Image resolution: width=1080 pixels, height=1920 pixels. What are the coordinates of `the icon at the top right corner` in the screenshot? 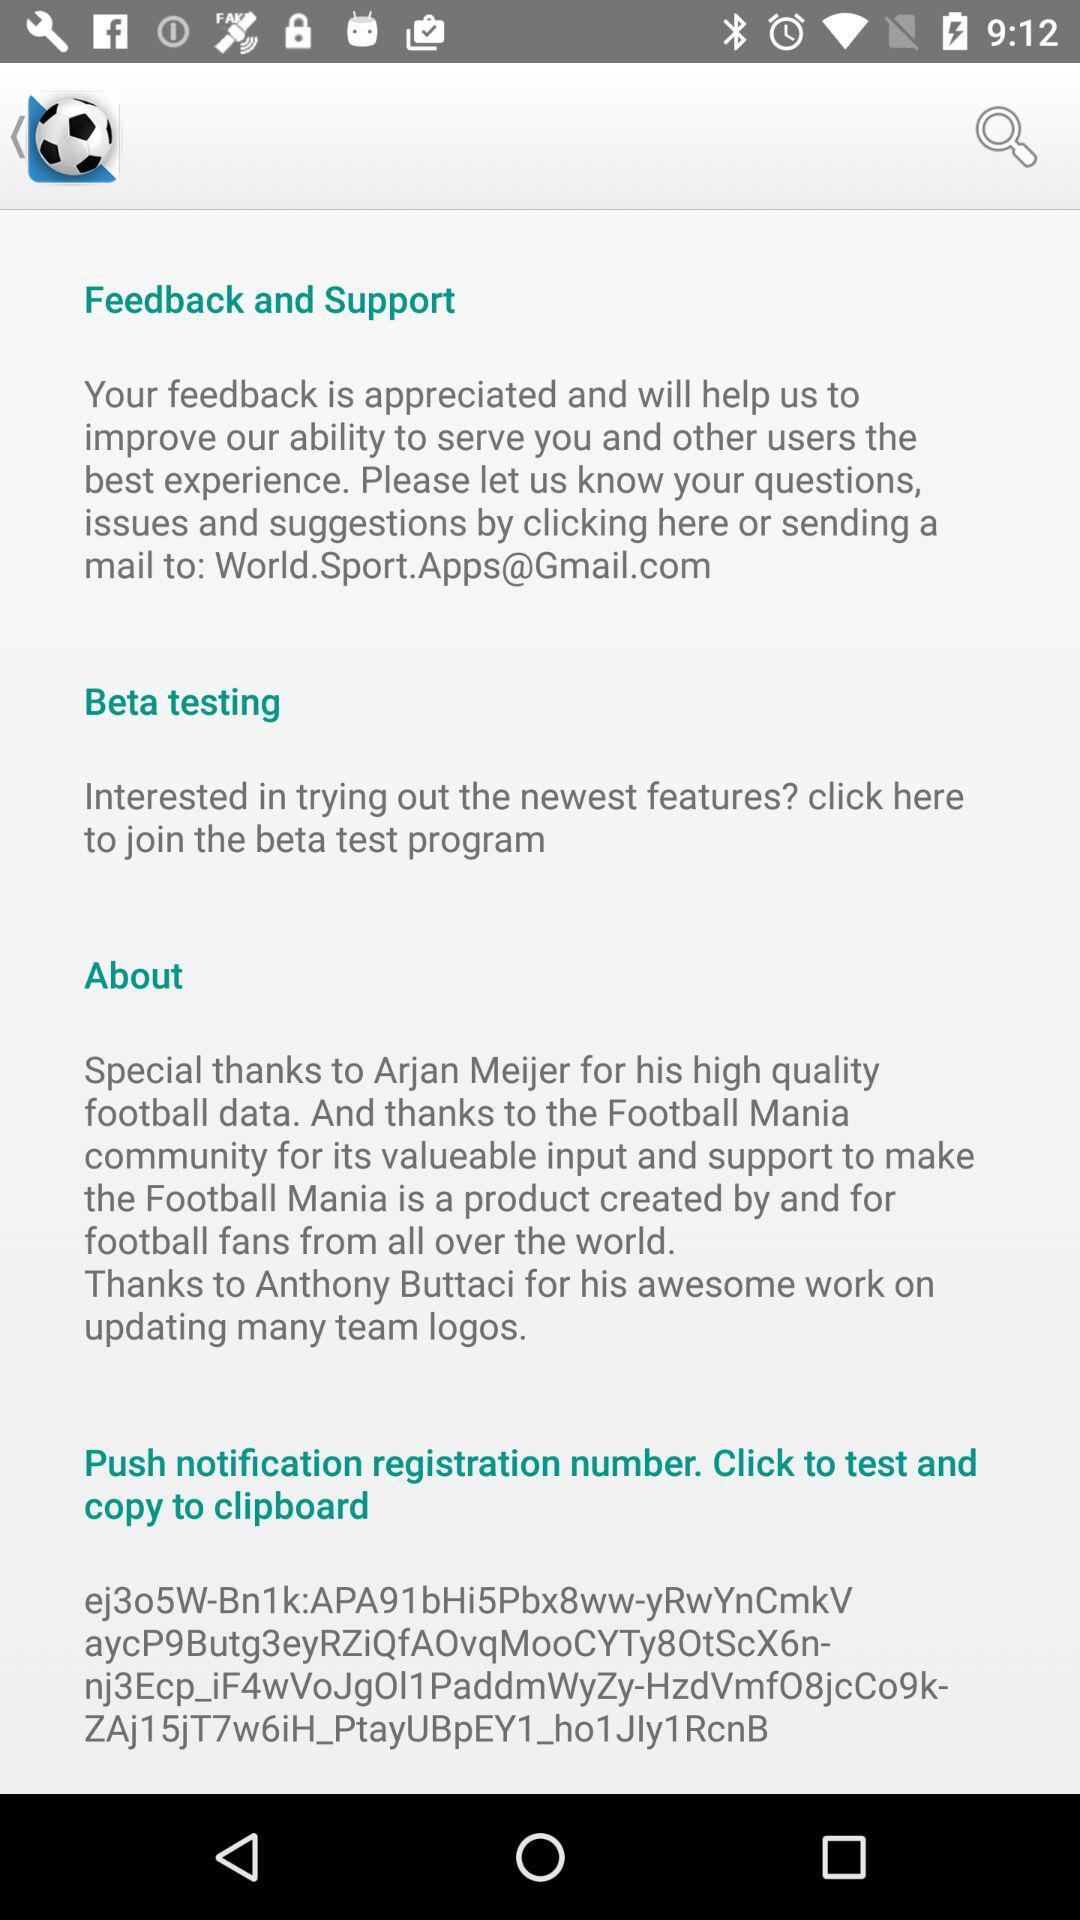 It's located at (1006, 135).